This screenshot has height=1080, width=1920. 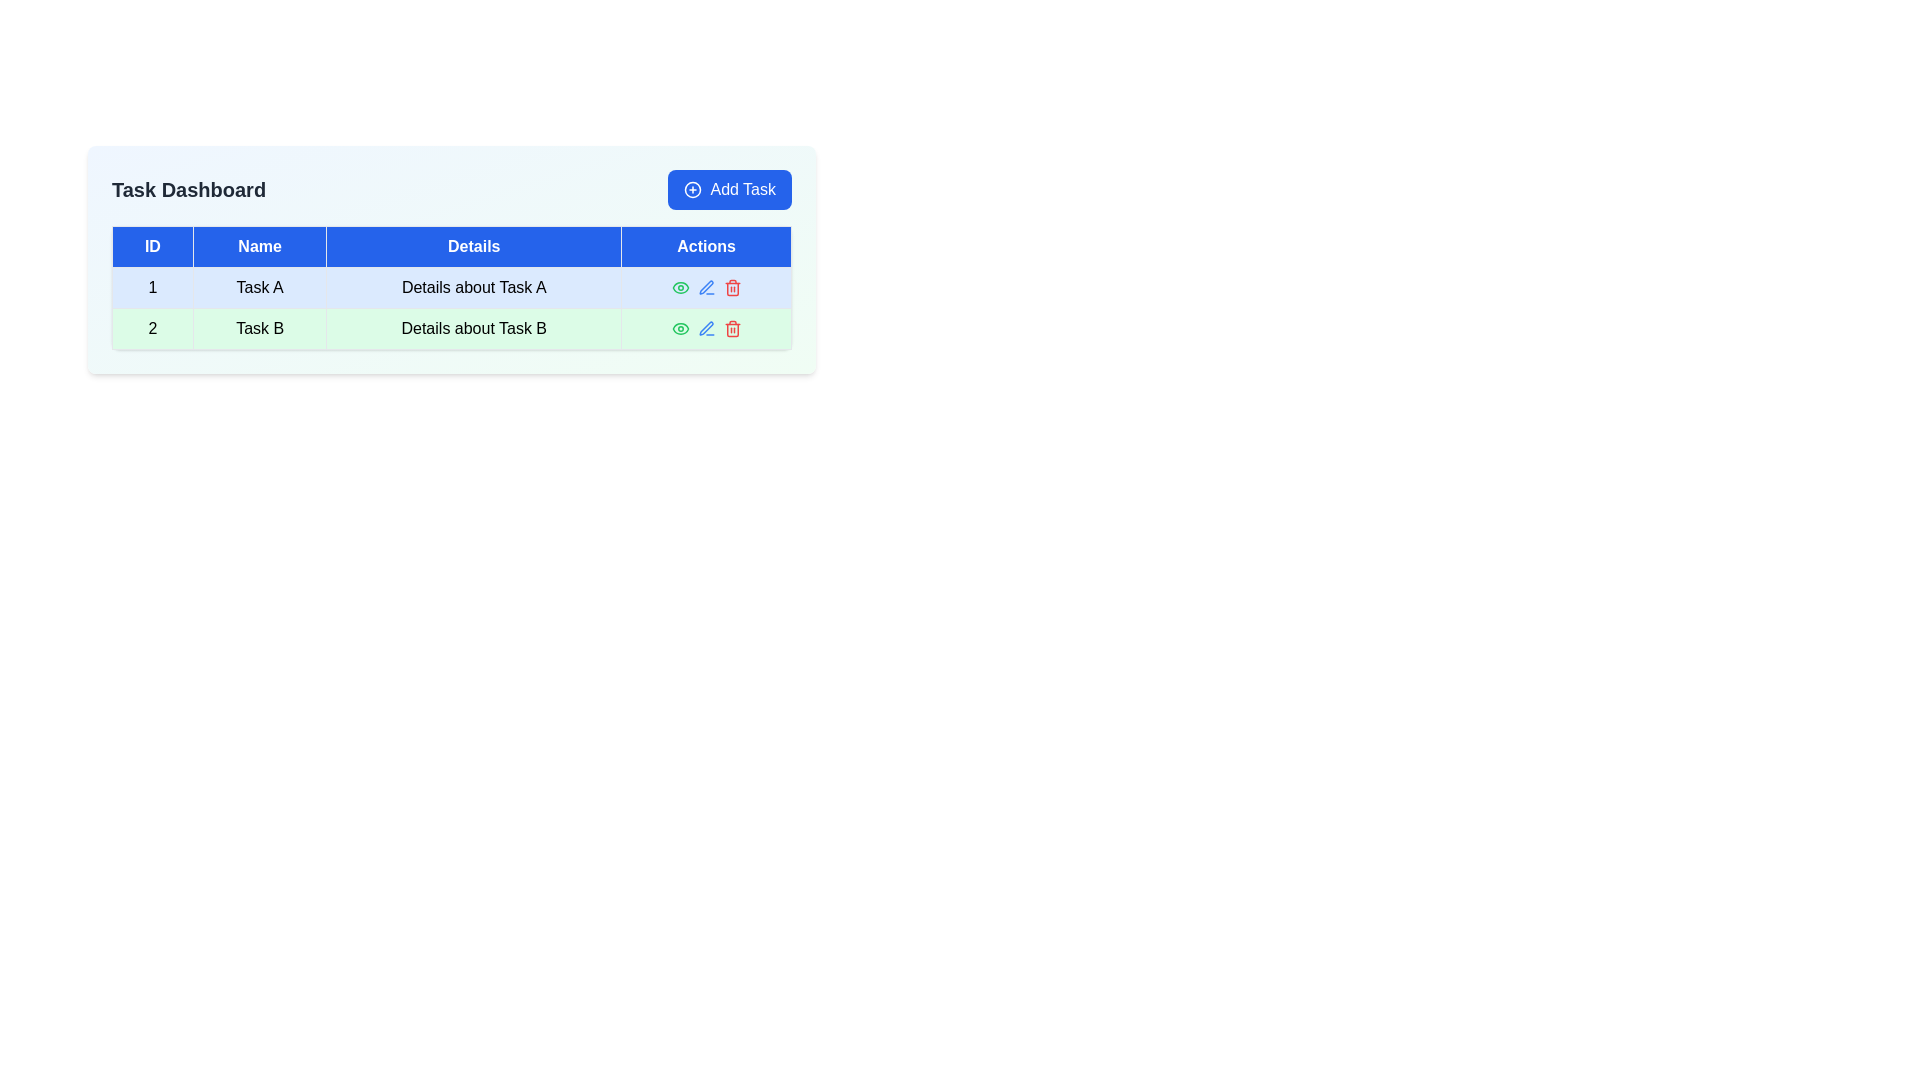 What do you see at coordinates (706, 245) in the screenshot?
I see `the static text label 'Actions' which is the last element in the header row of the table, visually aligned with 'ID', 'Name', and 'Details'` at bounding box center [706, 245].